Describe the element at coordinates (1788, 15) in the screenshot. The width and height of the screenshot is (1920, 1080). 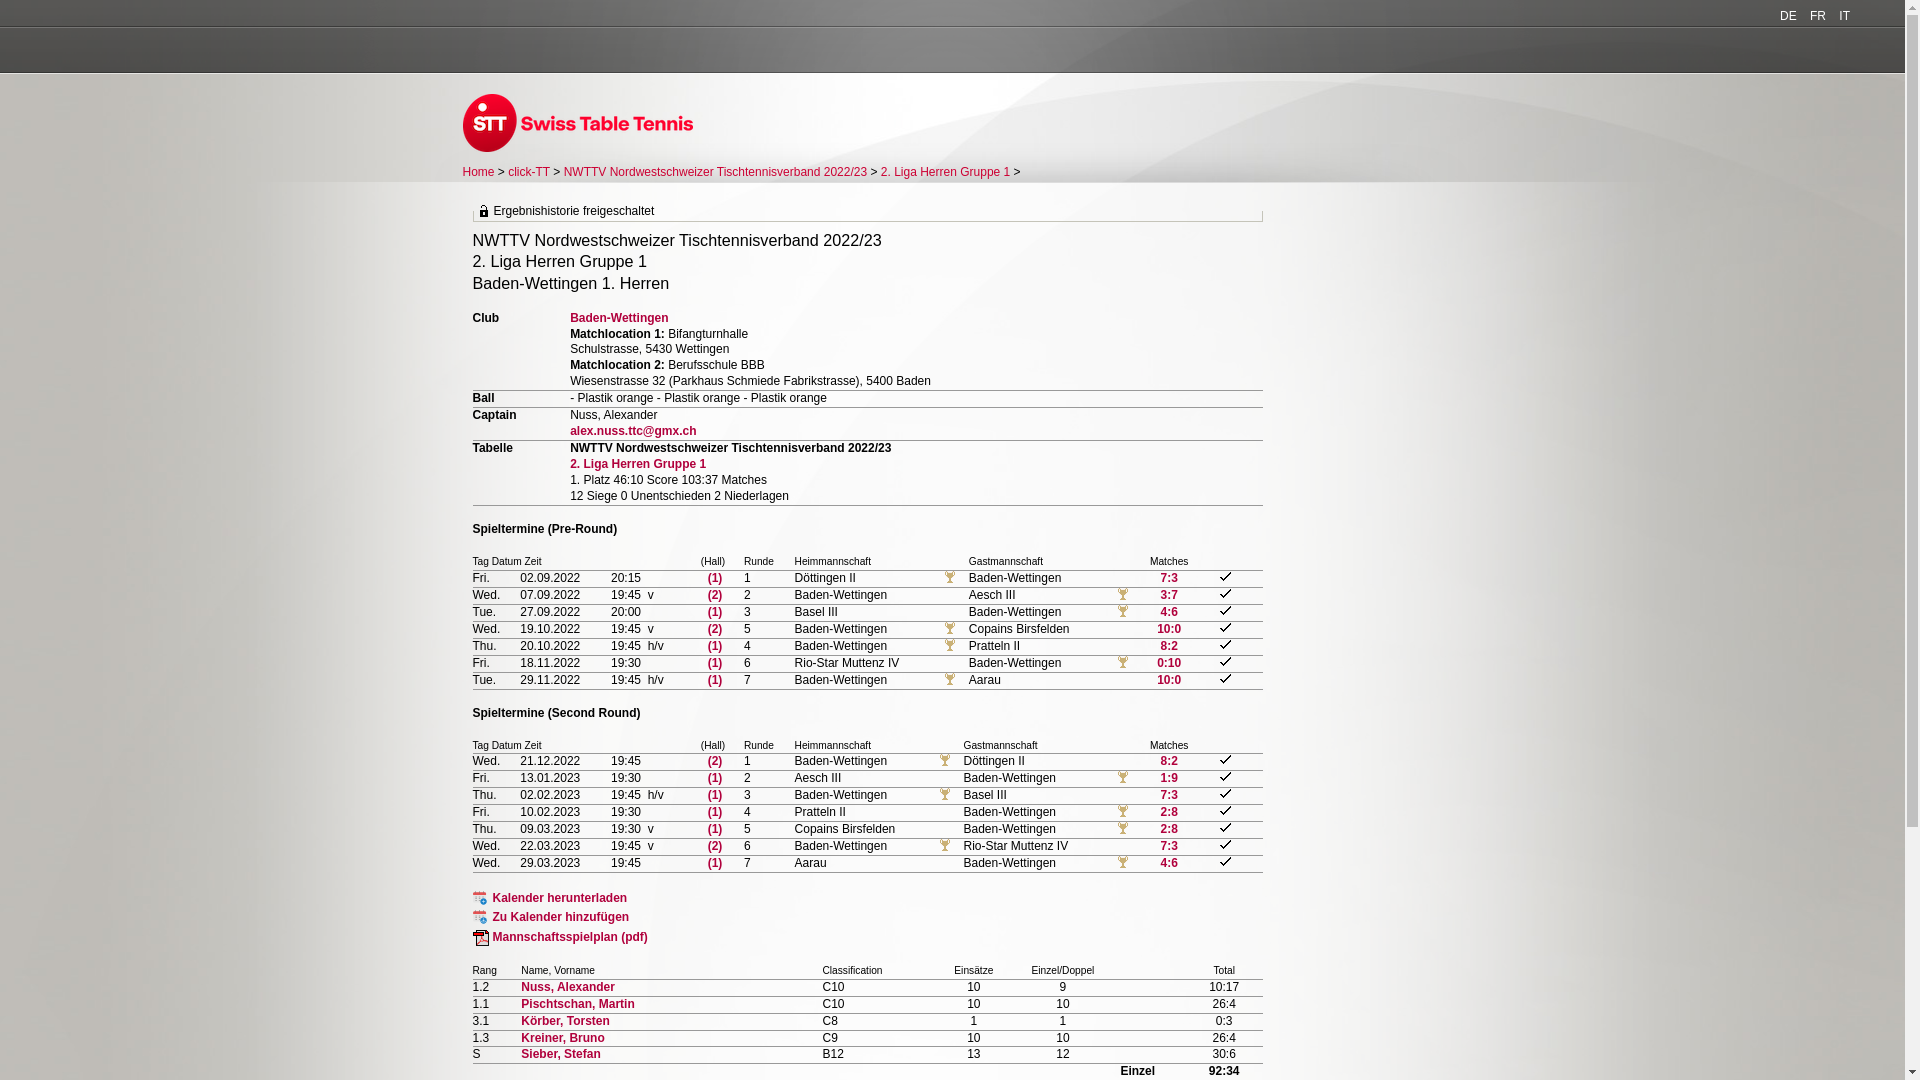
I see `'DE'` at that location.